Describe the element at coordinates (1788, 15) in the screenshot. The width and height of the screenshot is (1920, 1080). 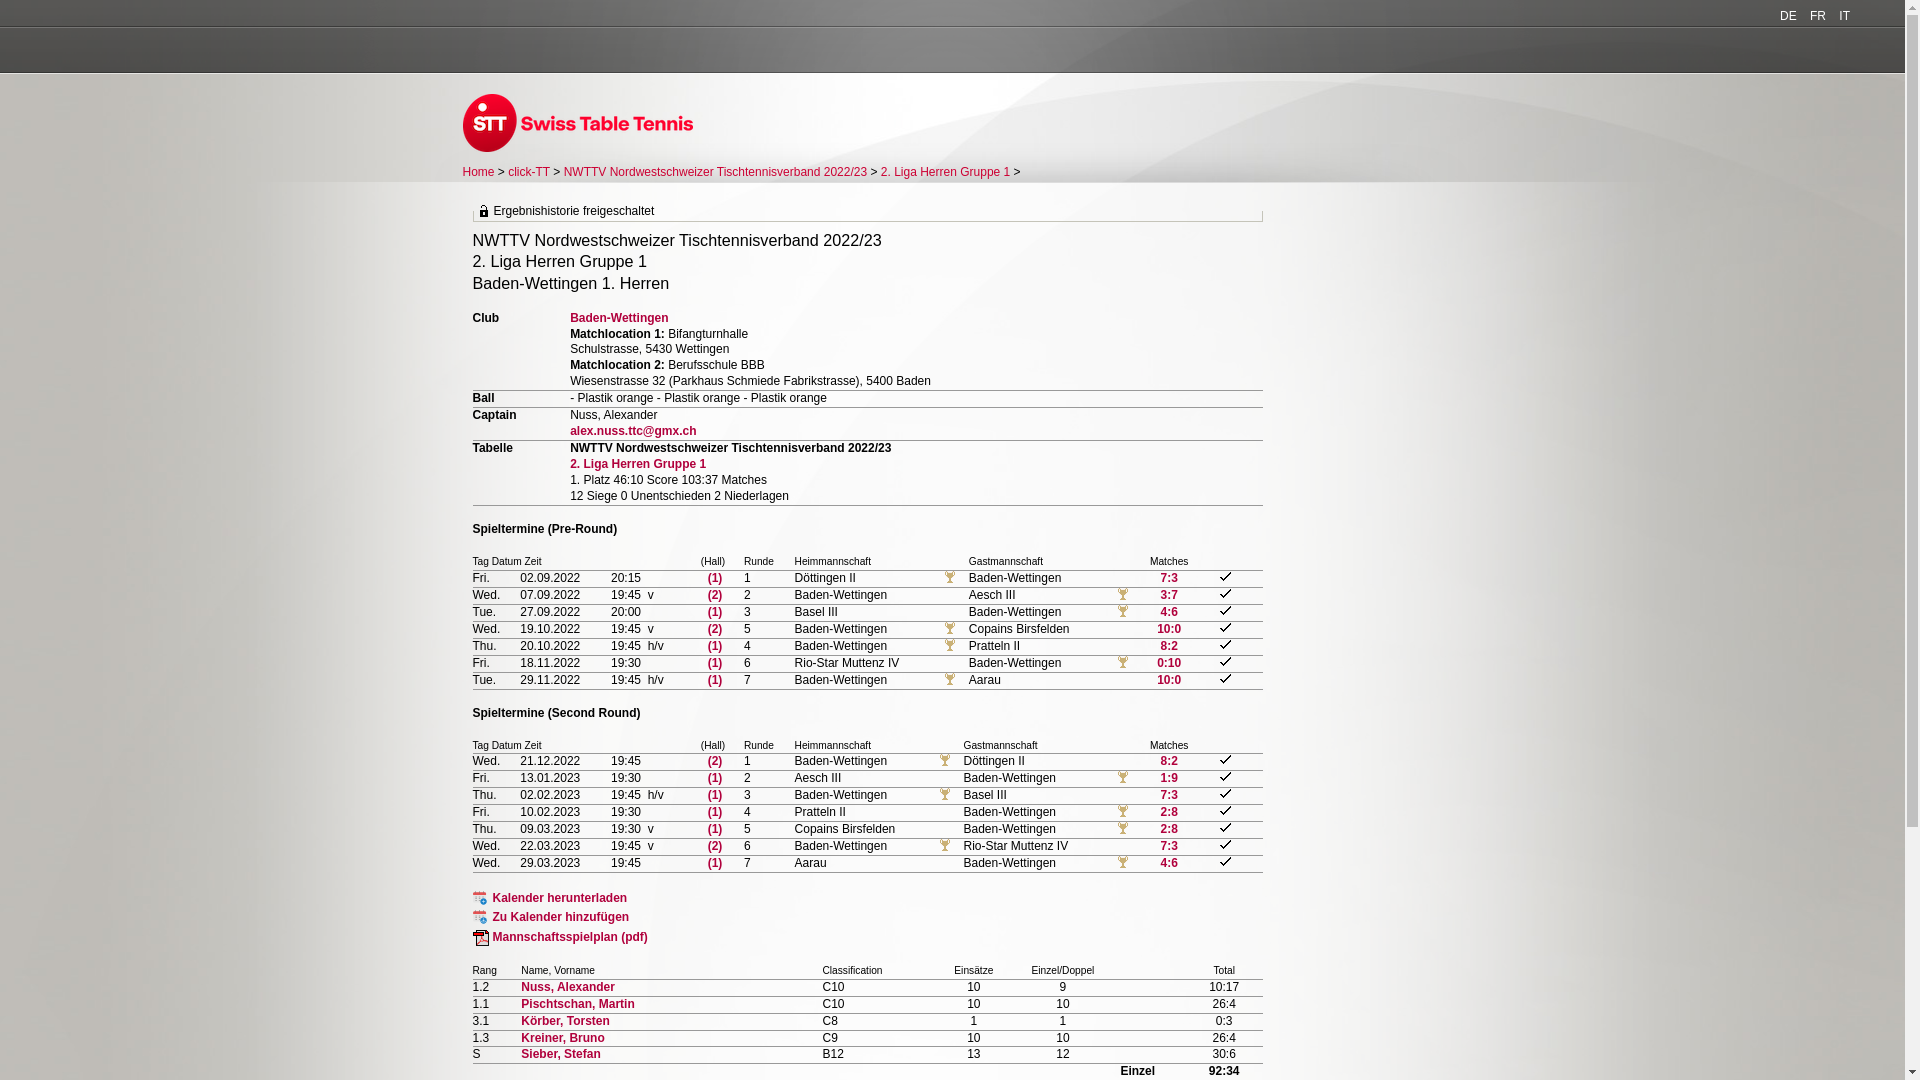
I see `'DE'` at that location.